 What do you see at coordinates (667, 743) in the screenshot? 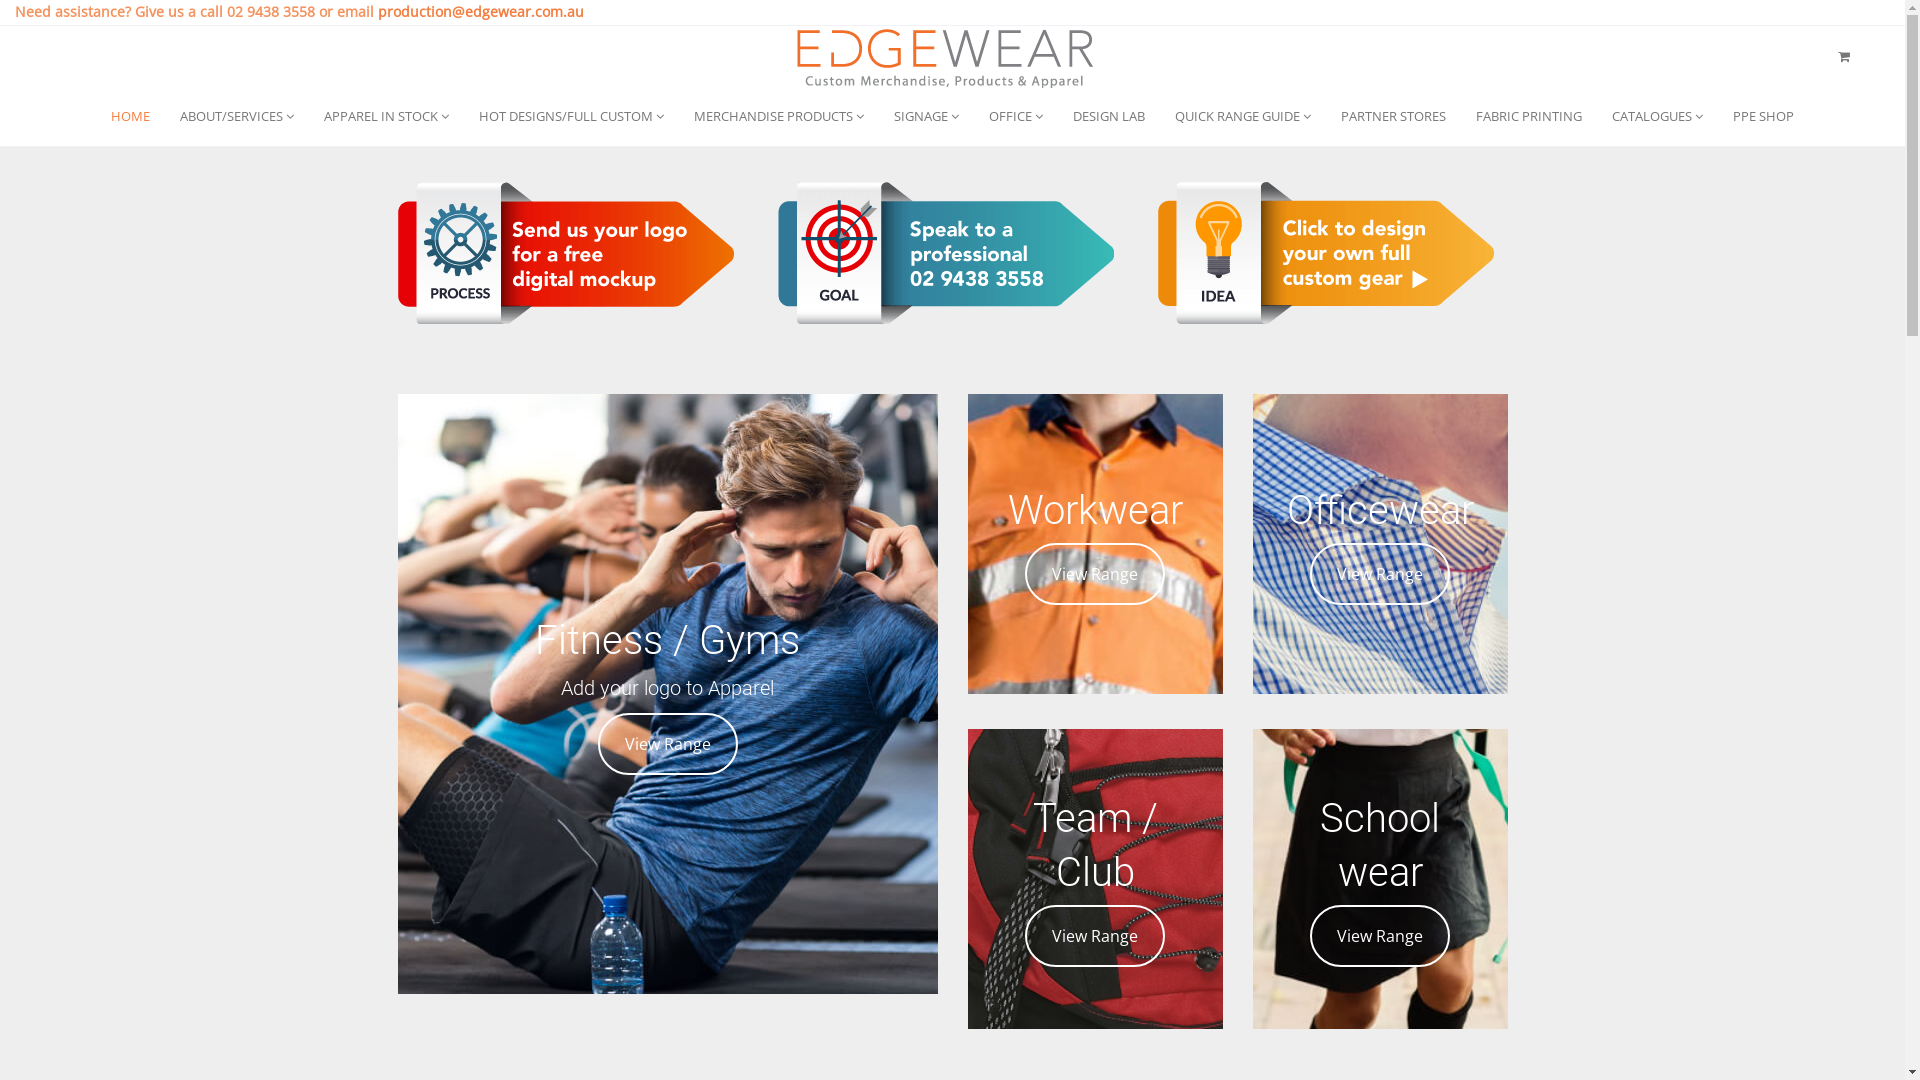
I see `'View Range'` at bounding box center [667, 743].